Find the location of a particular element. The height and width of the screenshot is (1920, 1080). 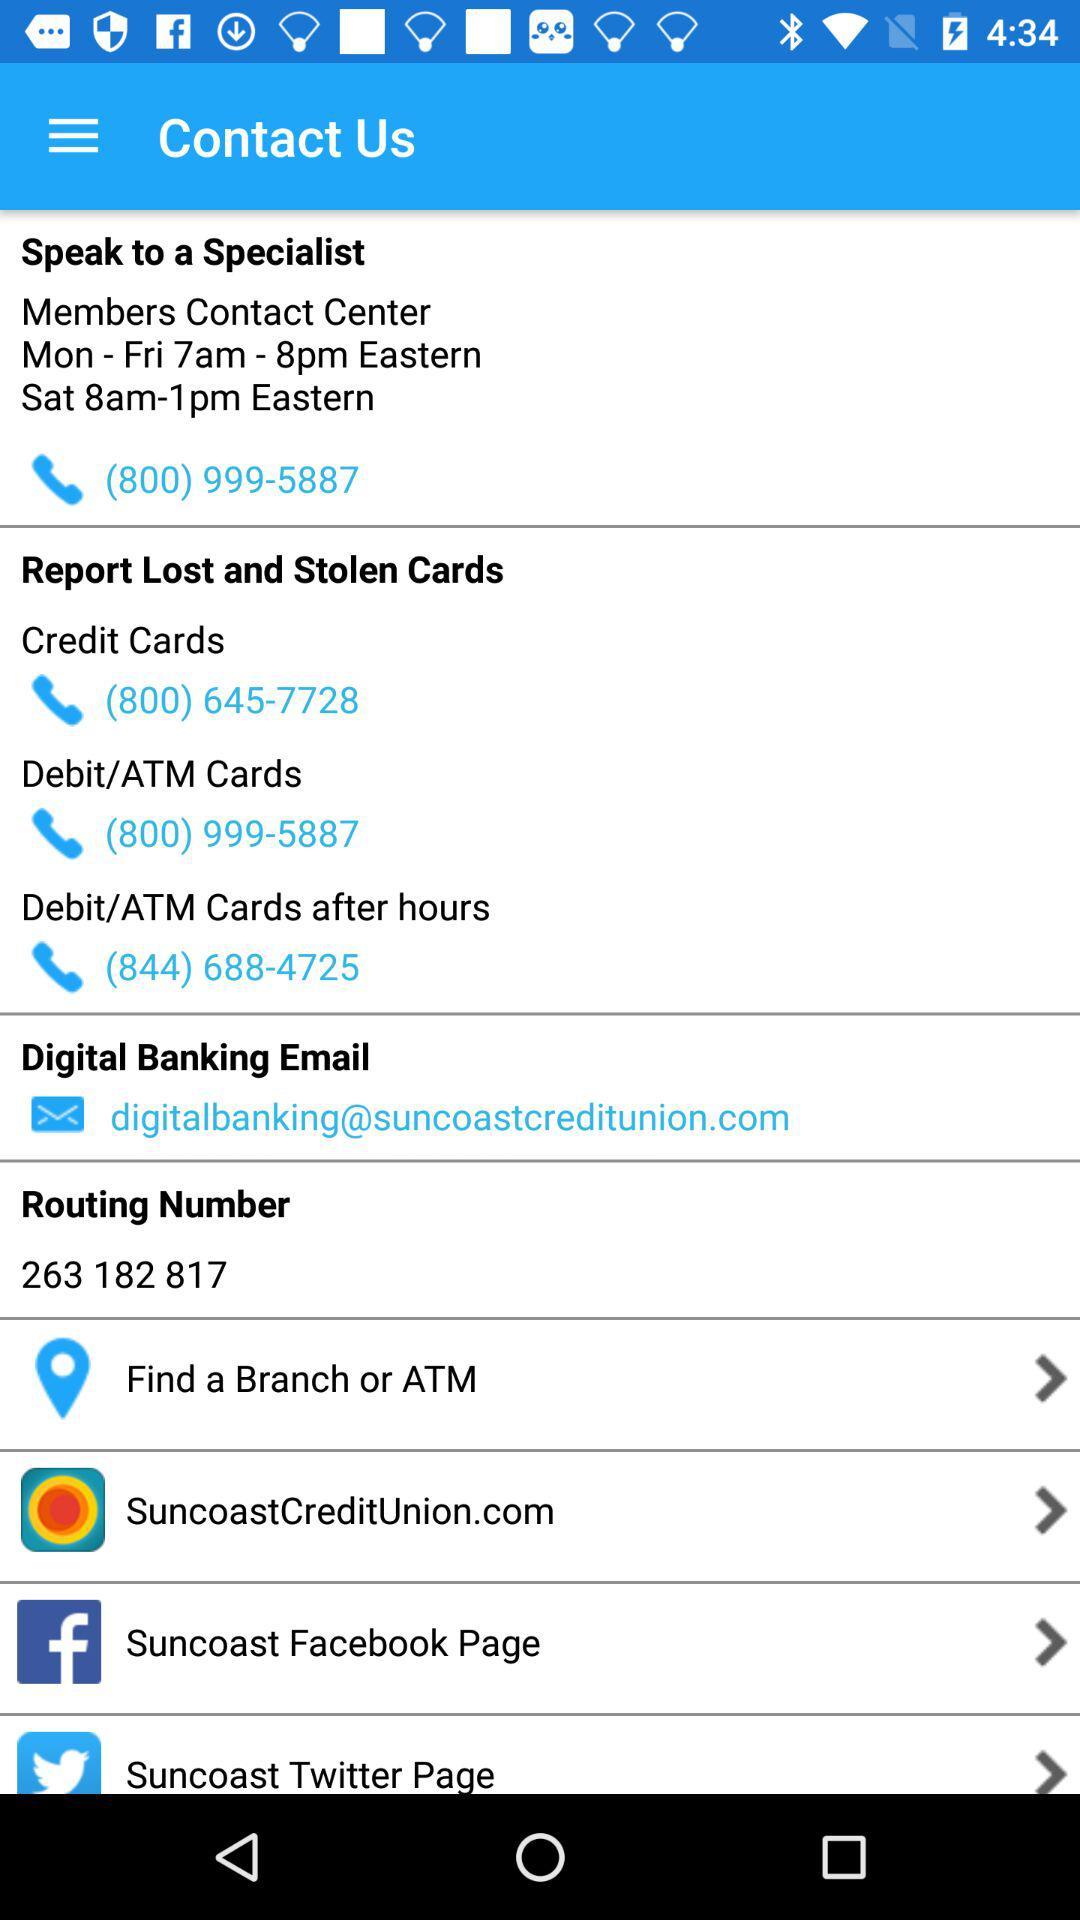

the item above debit/atm cards is located at coordinates (591, 699).